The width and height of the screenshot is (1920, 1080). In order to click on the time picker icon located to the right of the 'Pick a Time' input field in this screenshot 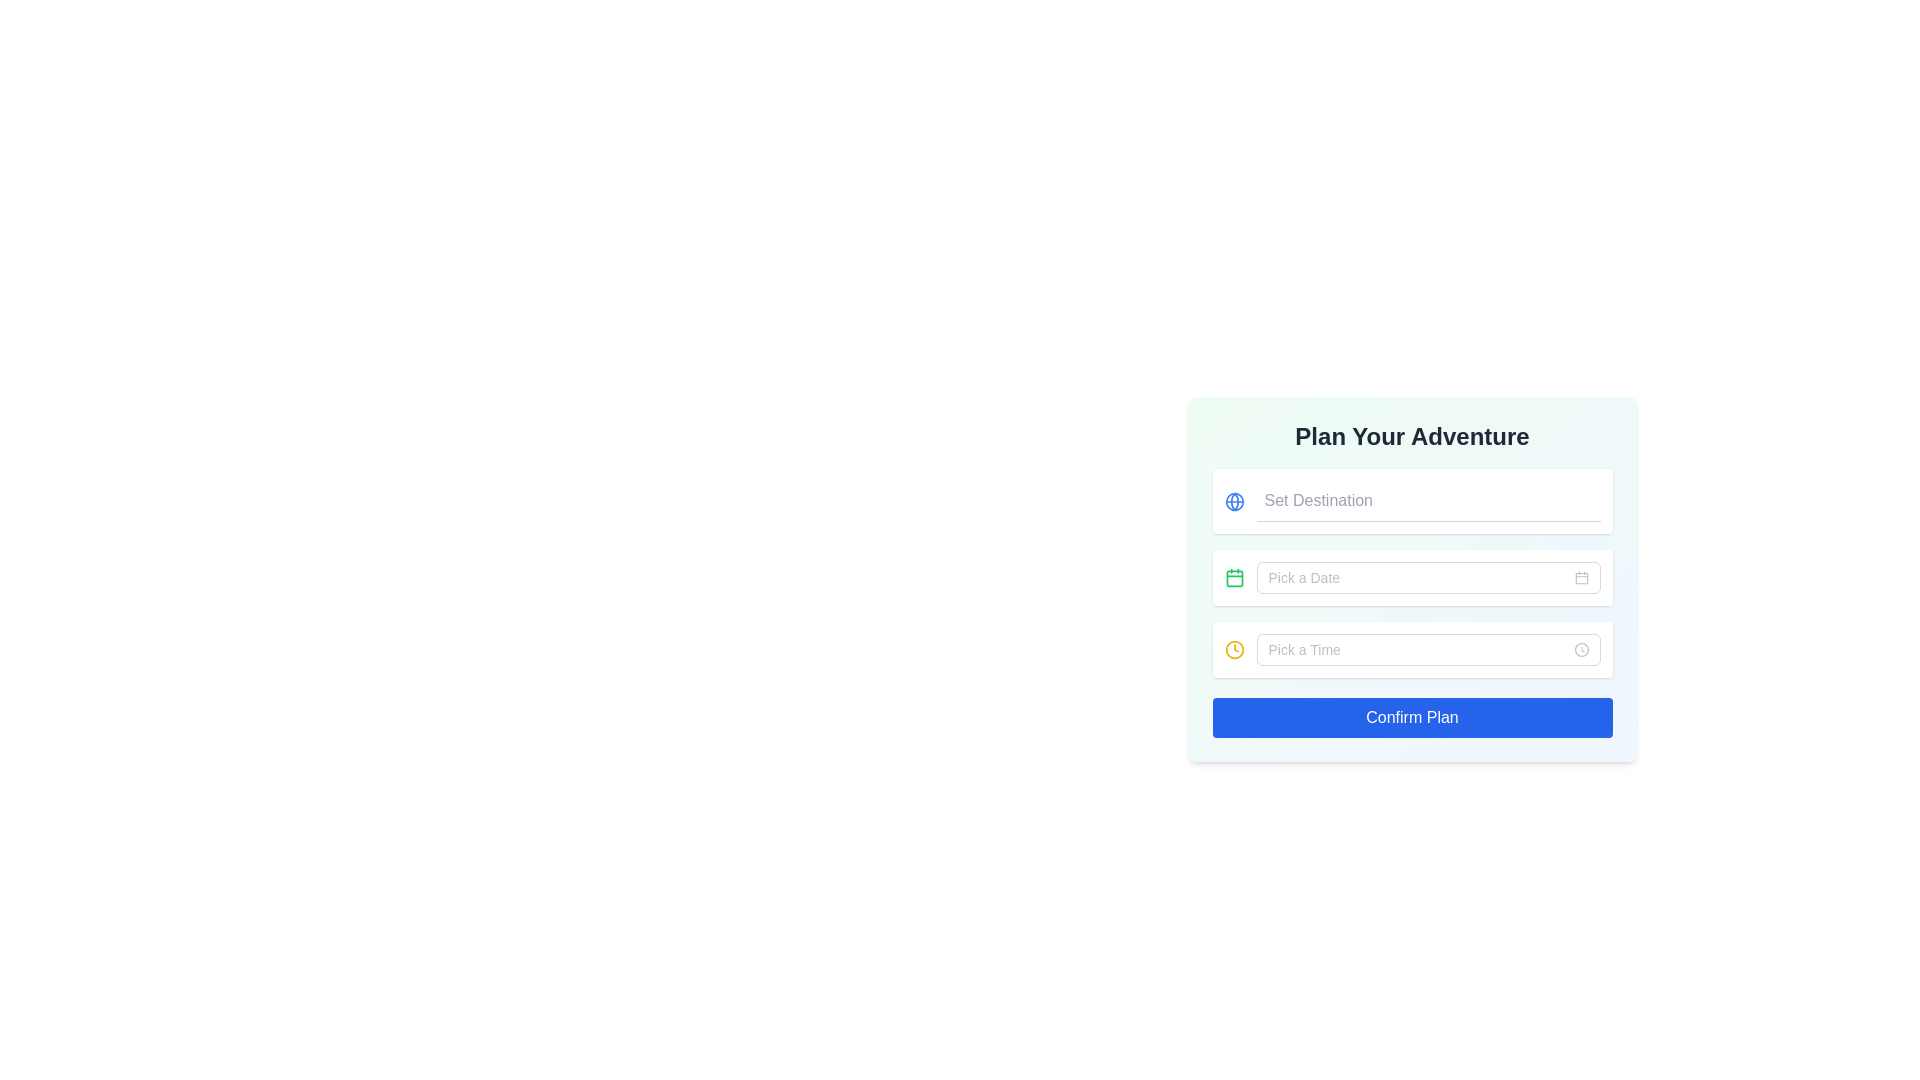, I will do `click(1580, 650)`.